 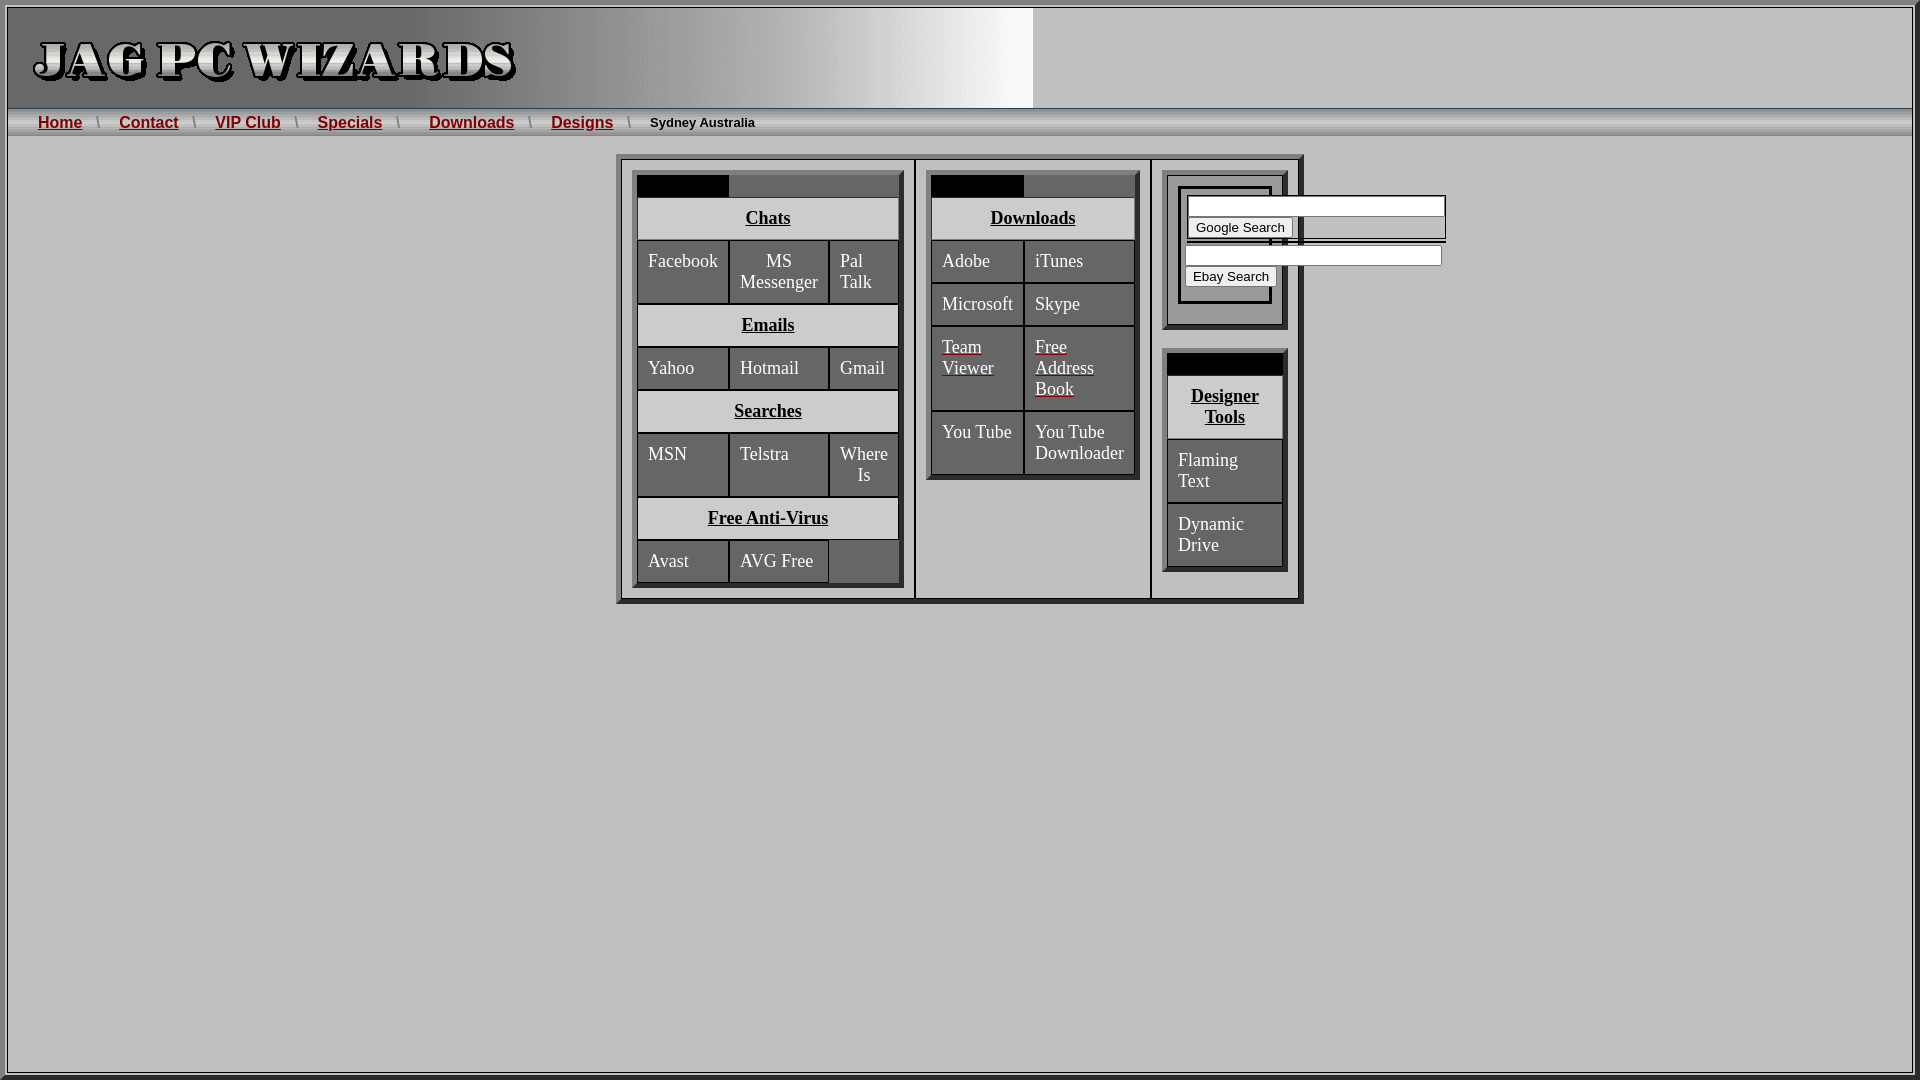 What do you see at coordinates (977, 304) in the screenshot?
I see `'Microsoft'` at bounding box center [977, 304].